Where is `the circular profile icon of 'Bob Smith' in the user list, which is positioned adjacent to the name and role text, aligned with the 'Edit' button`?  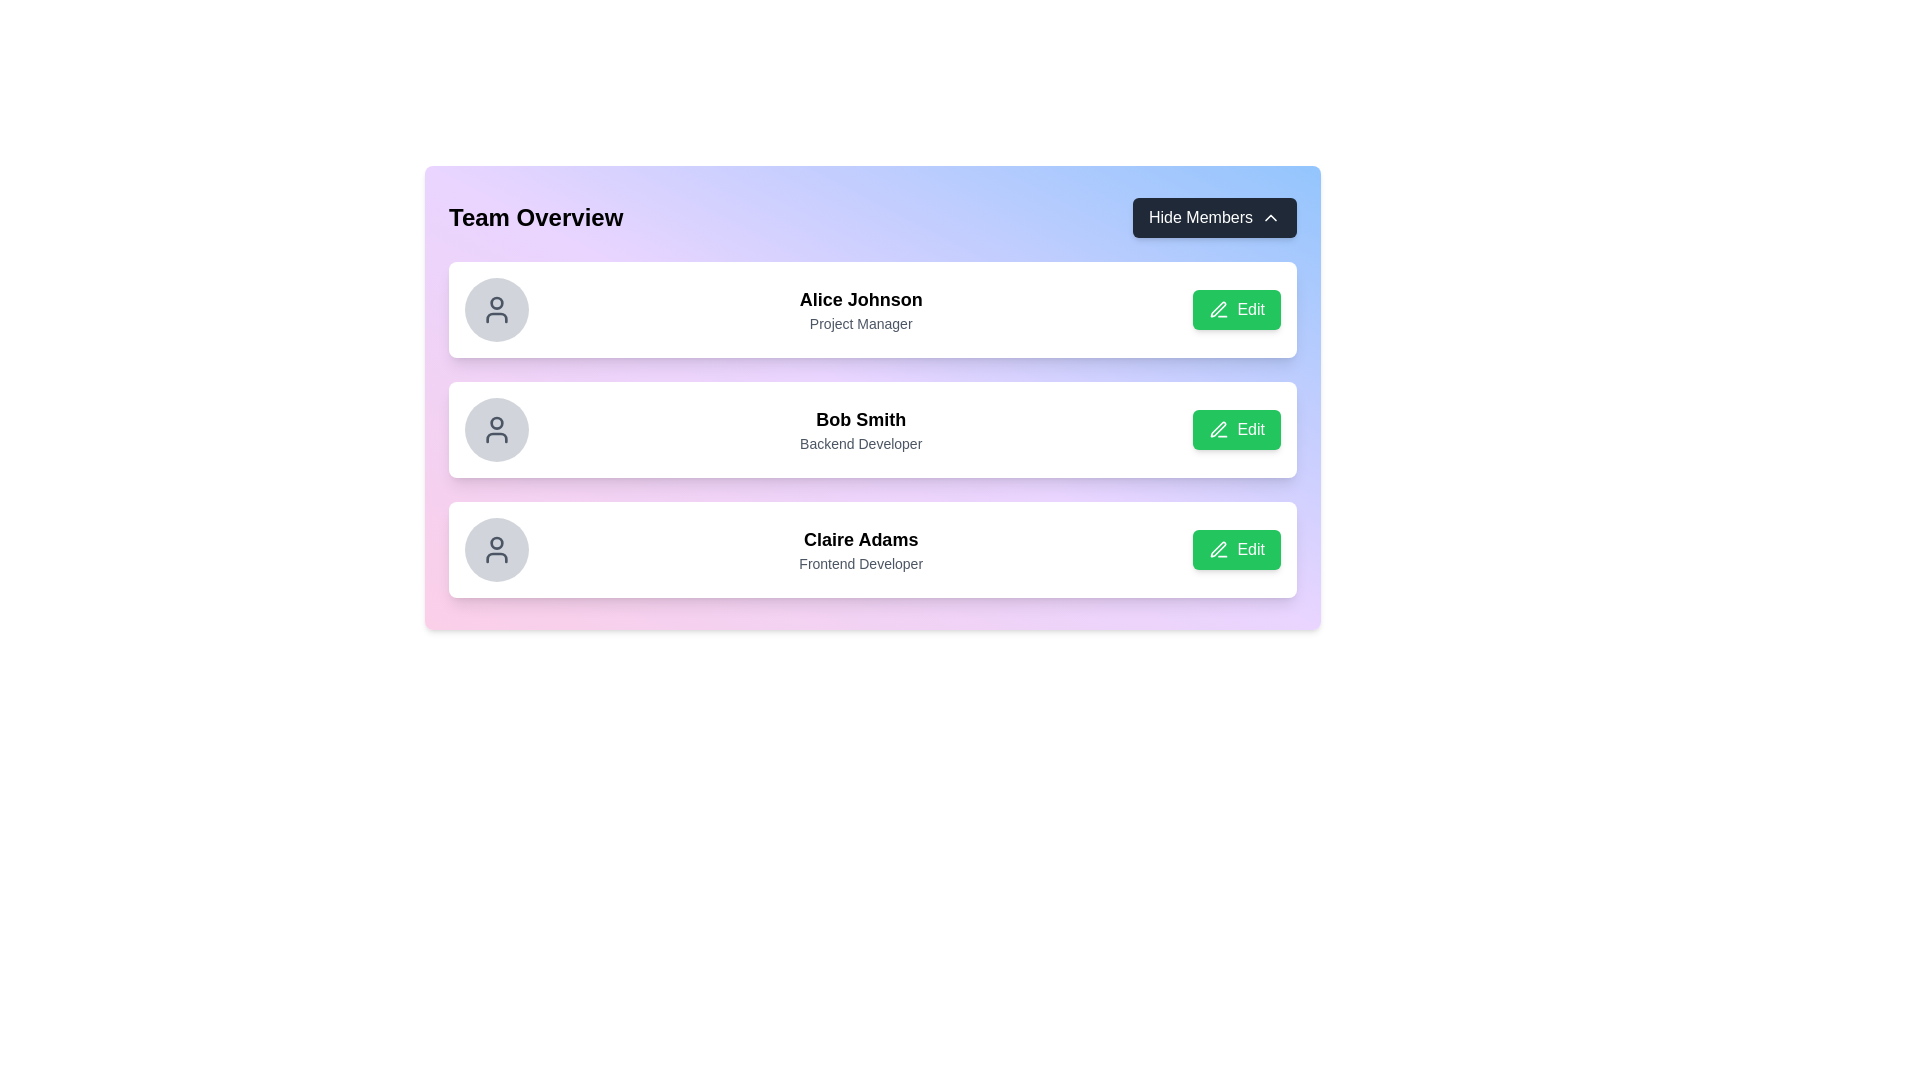
the circular profile icon of 'Bob Smith' in the user list, which is positioned adjacent to the name and role text, aligned with the 'Edit' button is located at coordinates (497, 422).